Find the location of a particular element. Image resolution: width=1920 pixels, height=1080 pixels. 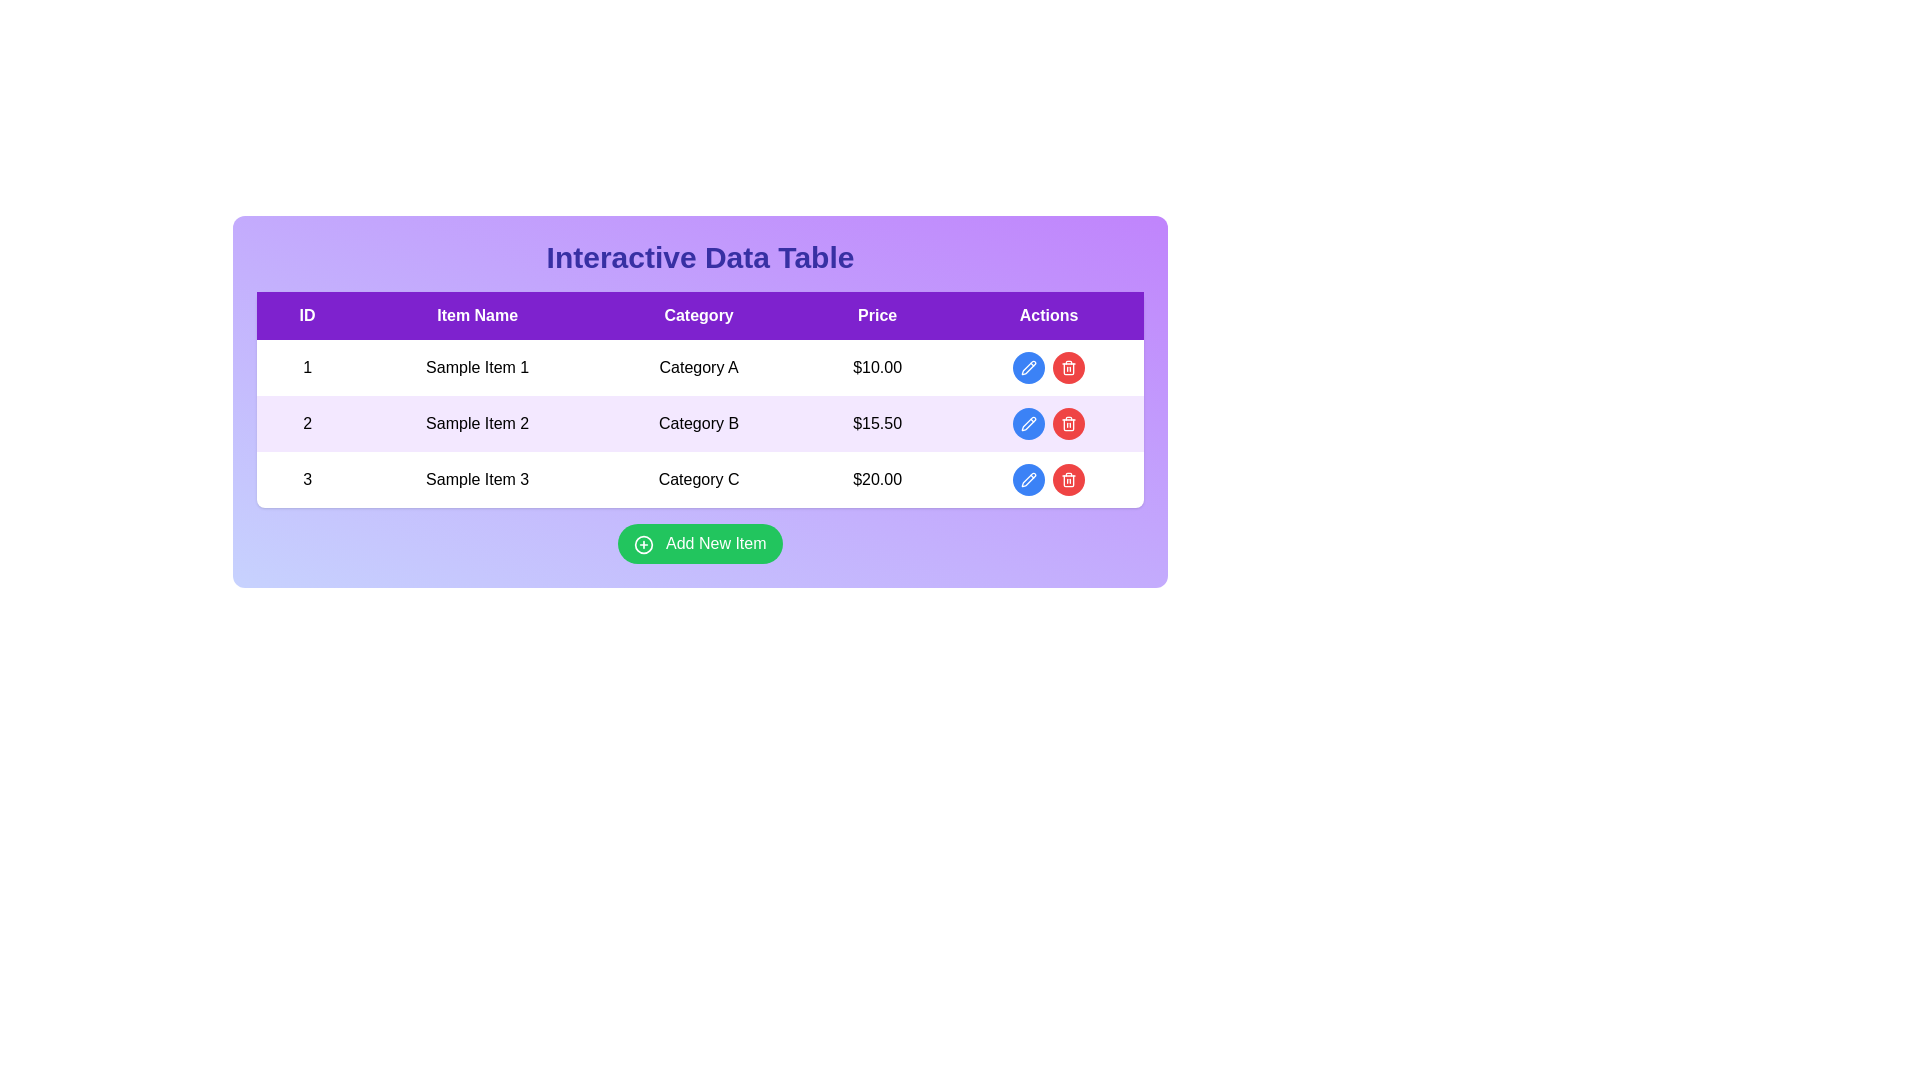

the 'Delete' icon button located in the 'Actions' column of the third row in the data table is located at coordinates (1068, 367).